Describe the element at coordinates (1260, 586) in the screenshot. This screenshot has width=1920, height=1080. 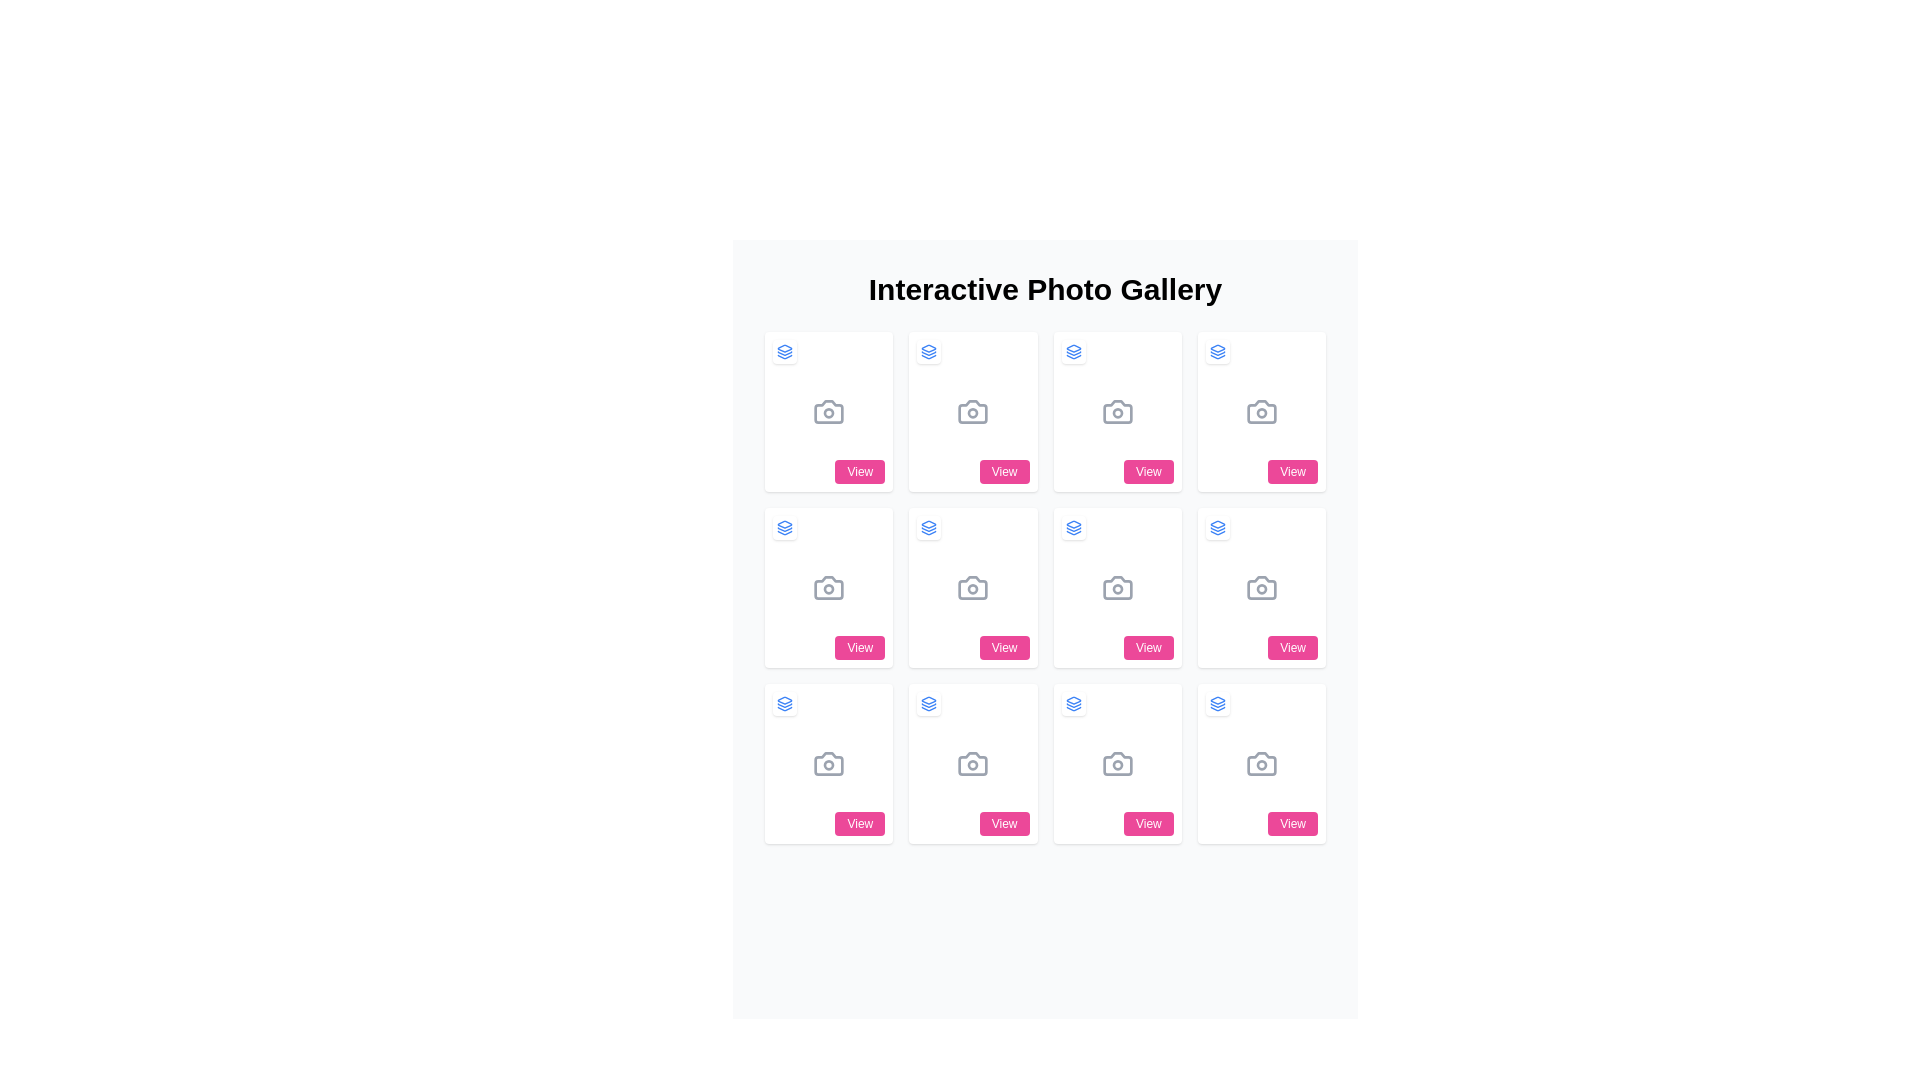
I see `the camera icon located in the third row and third column of the grid under 'Interactive Photo Gallery'` at that location.